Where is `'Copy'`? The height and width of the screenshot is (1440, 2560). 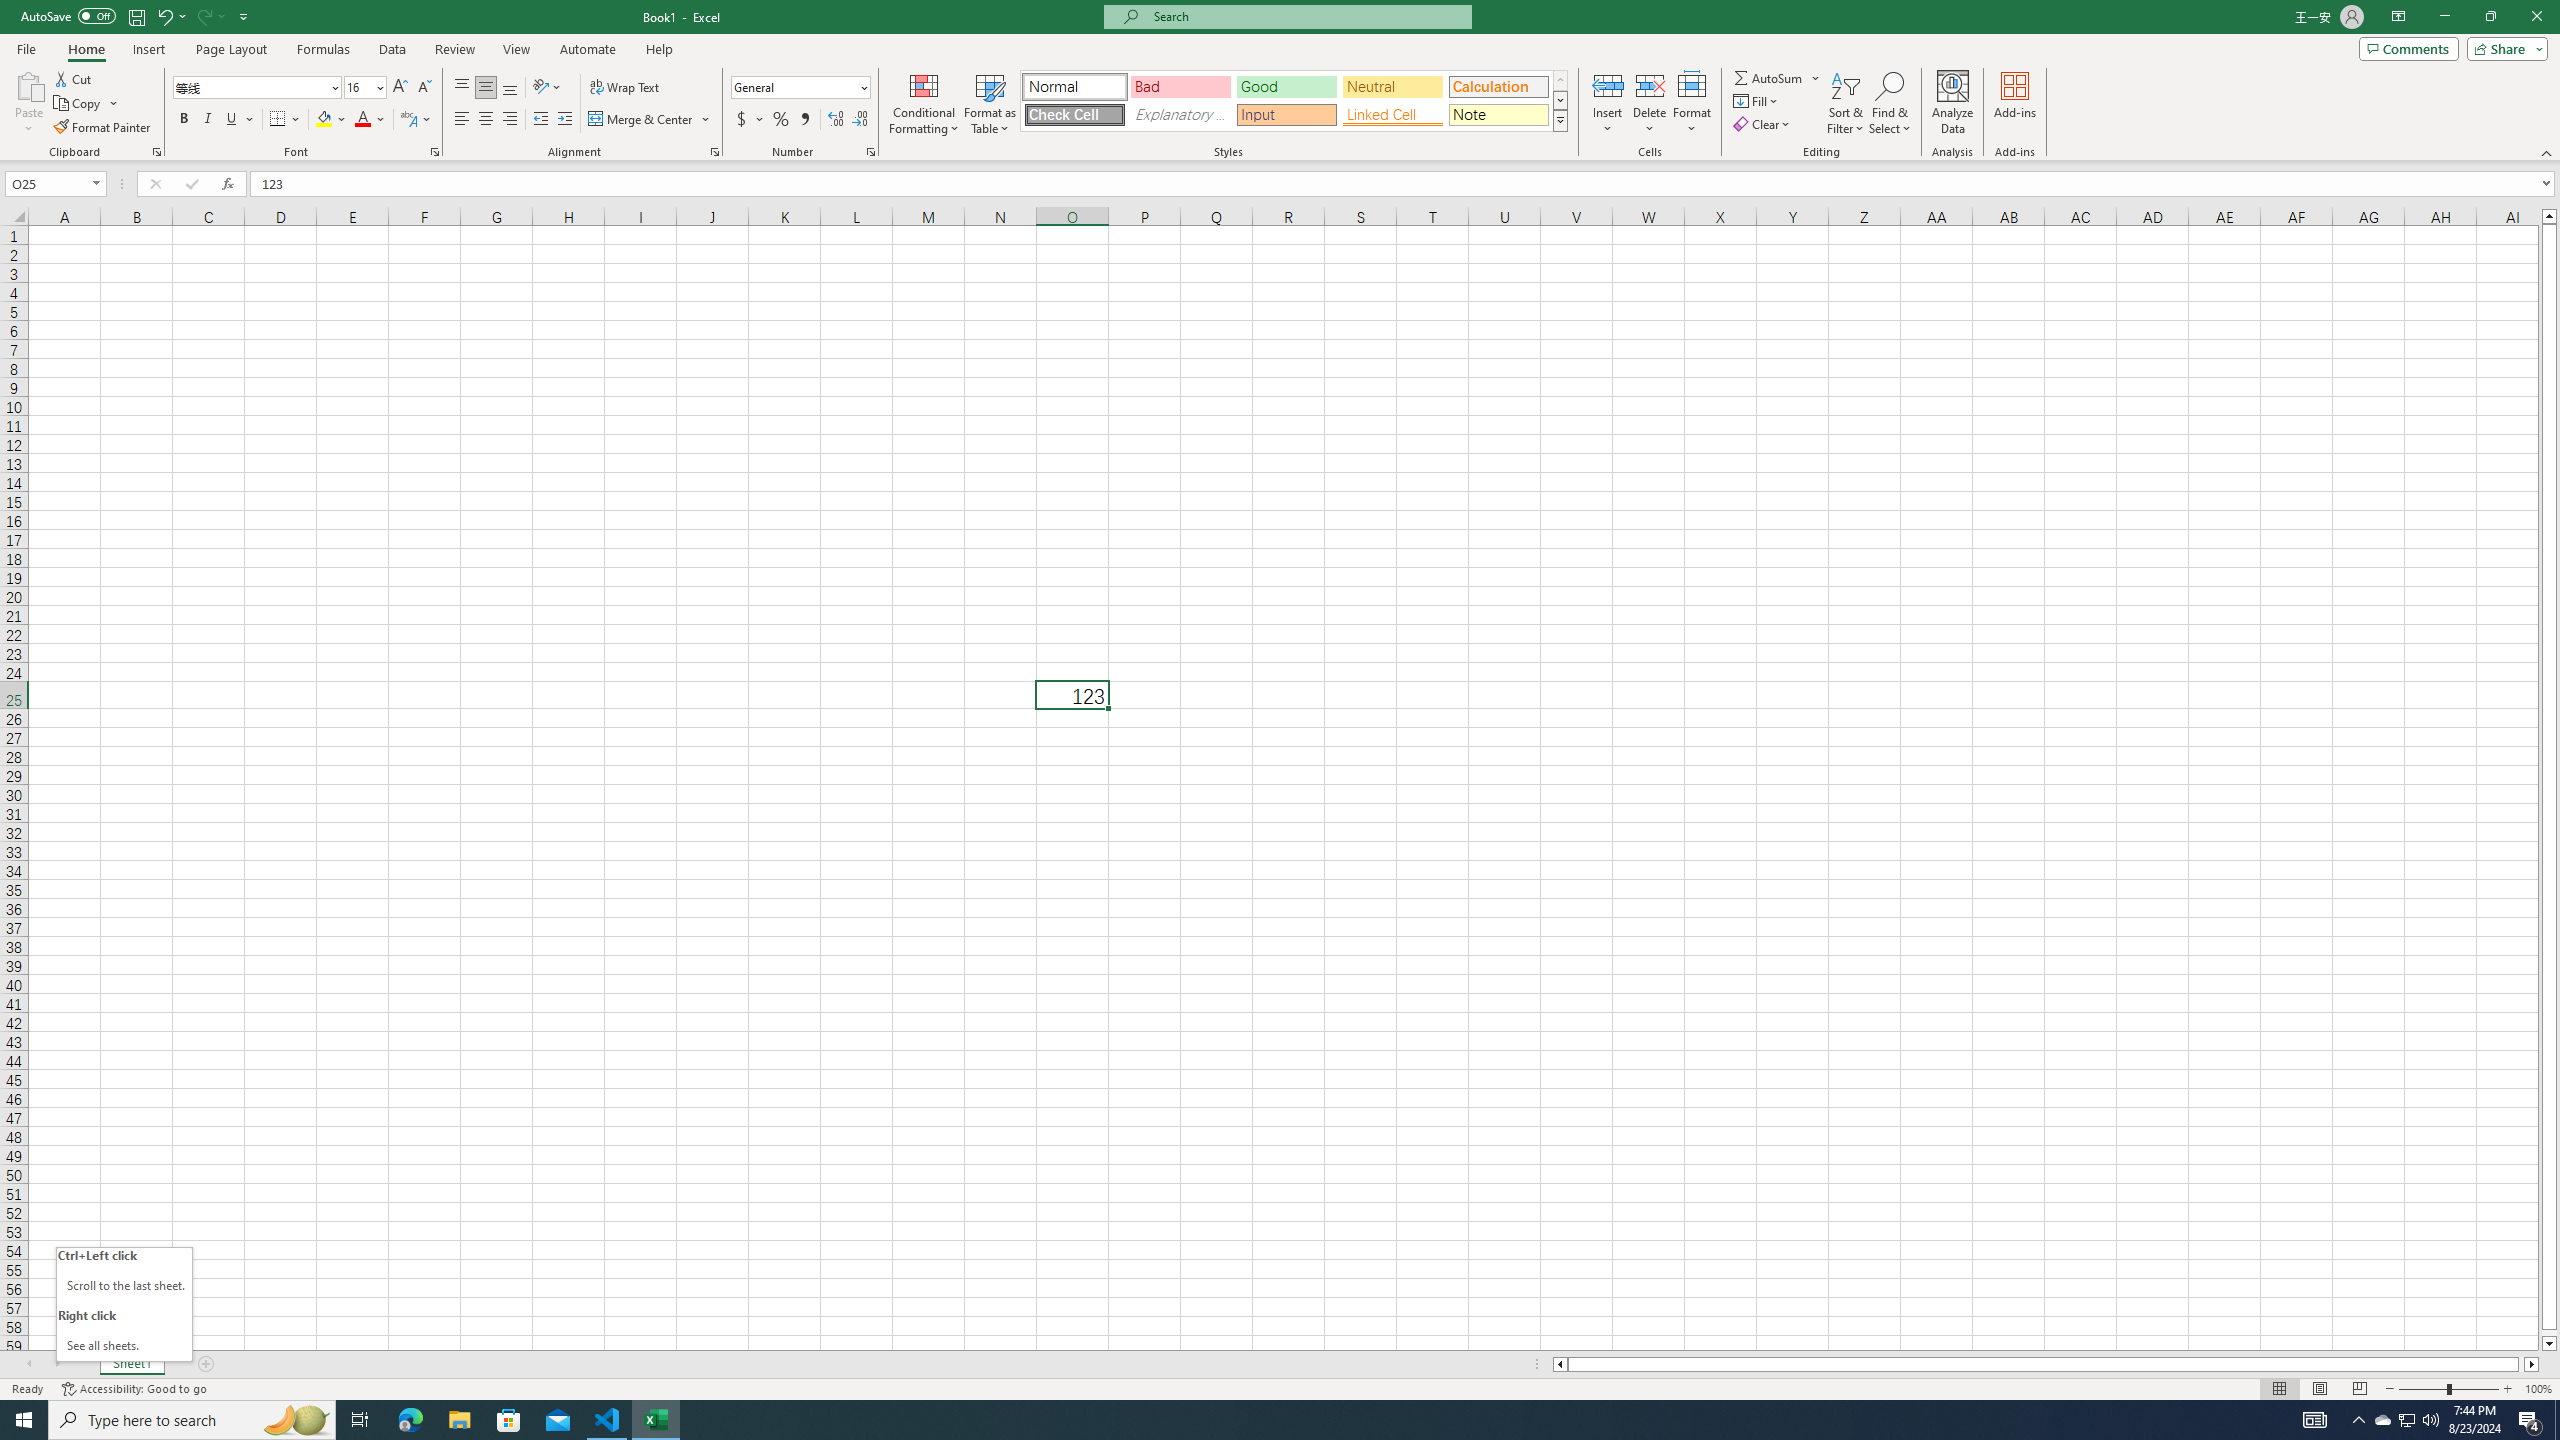
'Copy' is located at coordinates (78, 103).